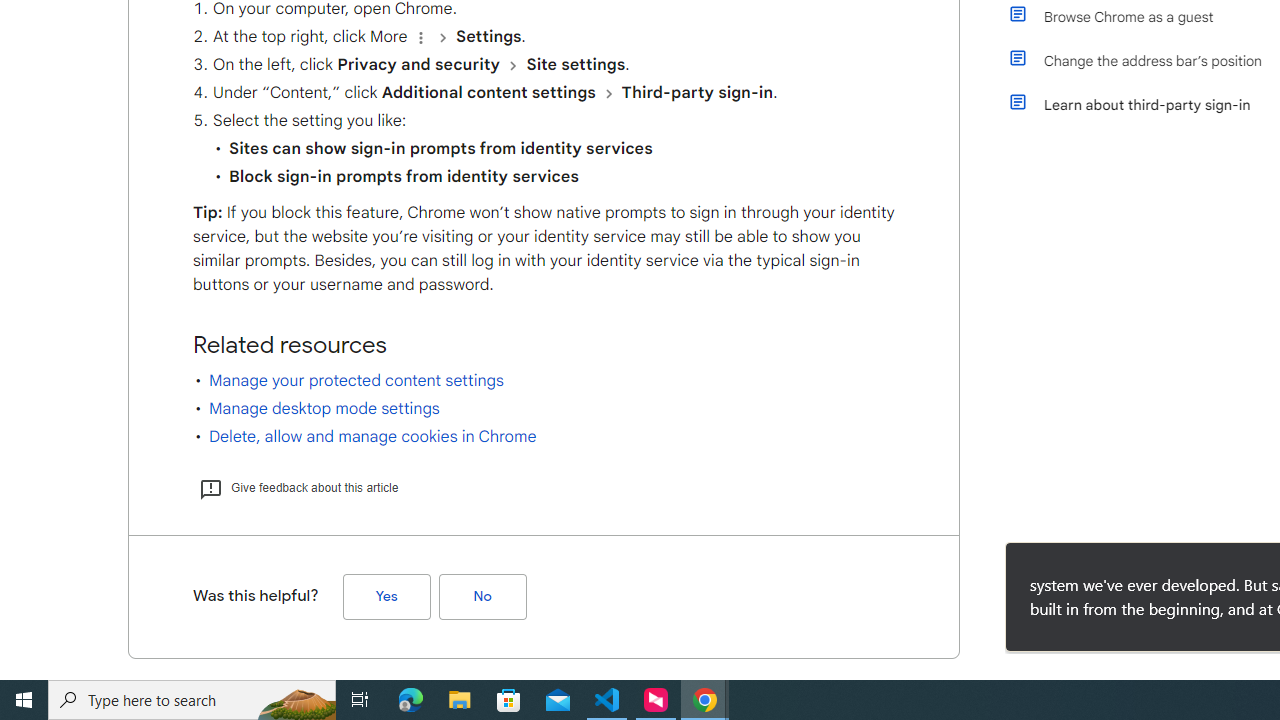 This screenshot has height=720, width=1280. What do you see at coordinates (386, 595) in the screenshot?
I see `'Yes (Was this helpful?)'` at bounding box center [386, 595].